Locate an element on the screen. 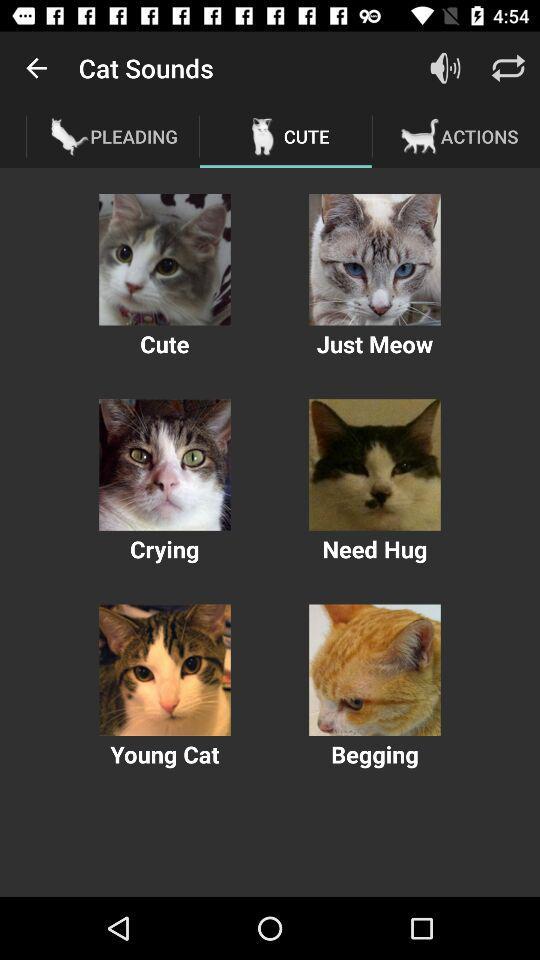 The height and width of the screenshot is (960, 540). refresh is located at coordinates (508, 68).